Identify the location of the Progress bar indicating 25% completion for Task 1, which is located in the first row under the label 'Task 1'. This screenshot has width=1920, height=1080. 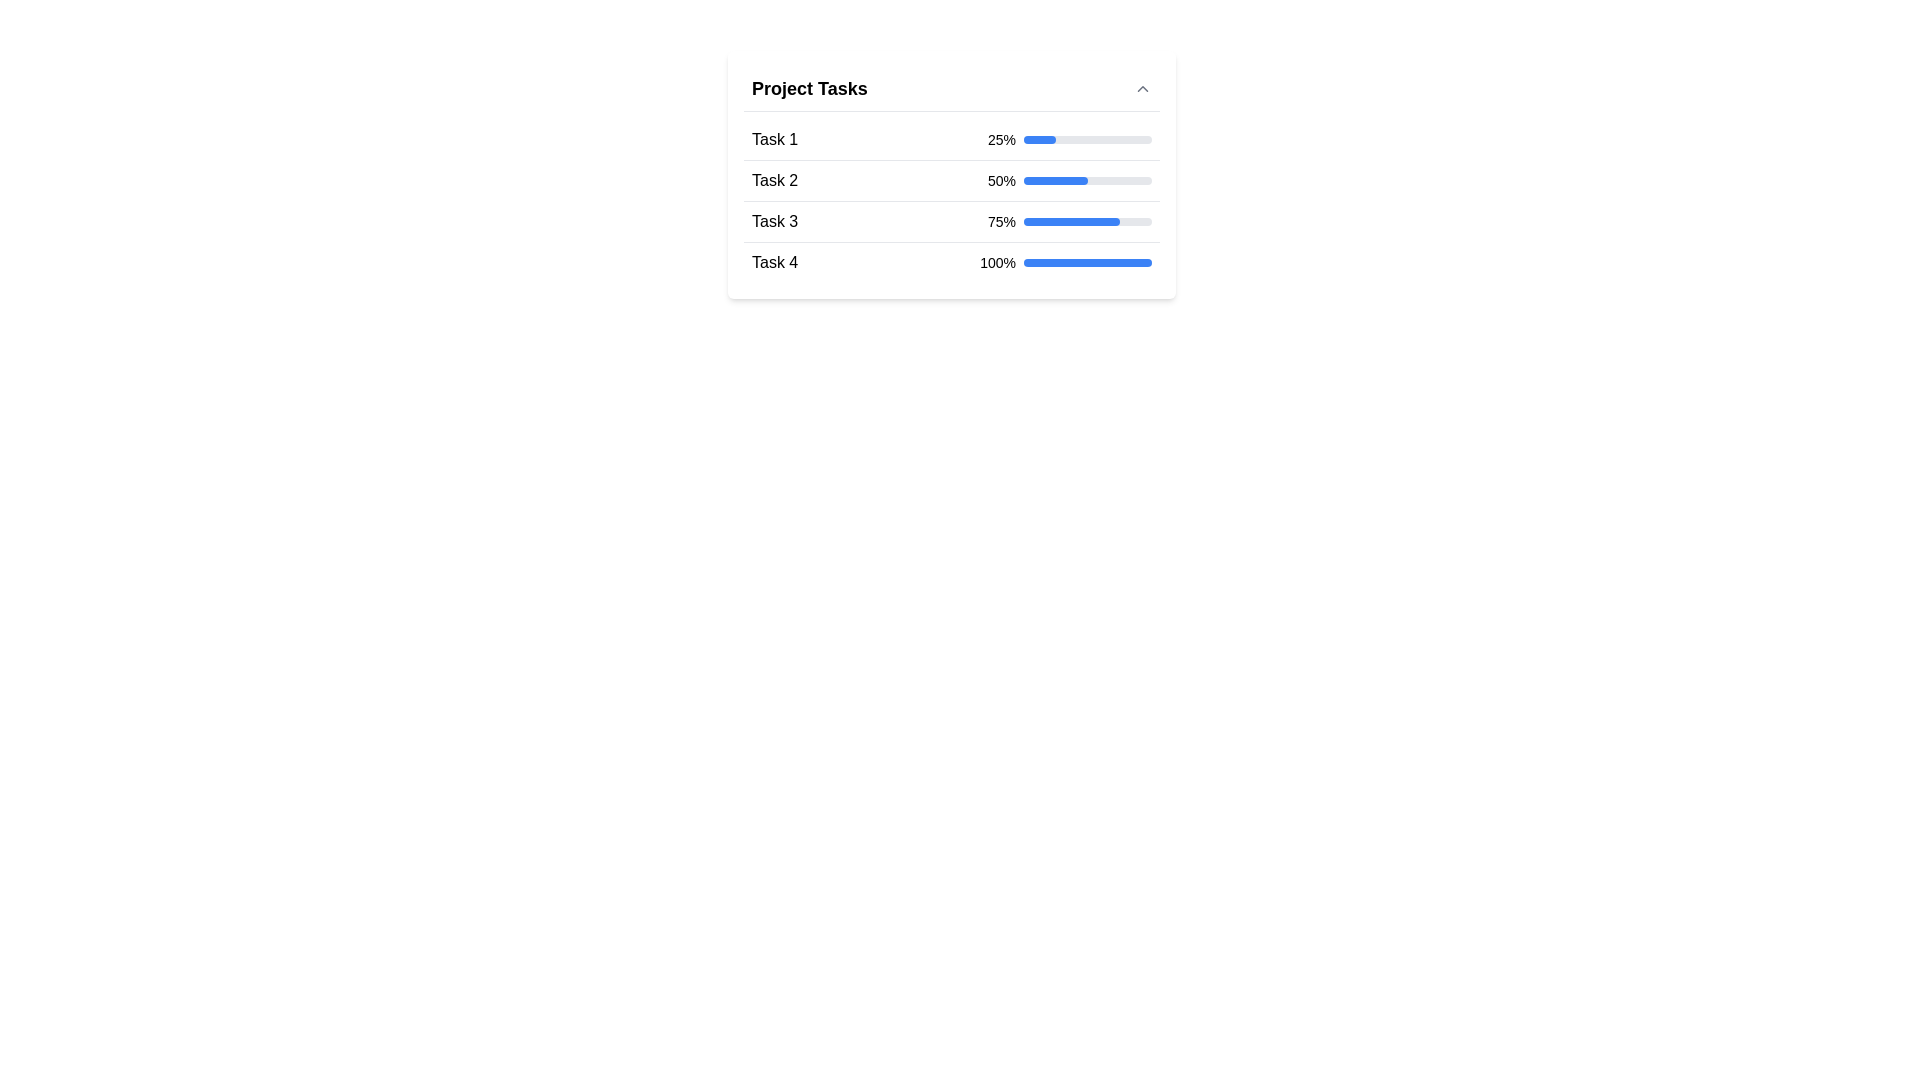
(1087, 138).